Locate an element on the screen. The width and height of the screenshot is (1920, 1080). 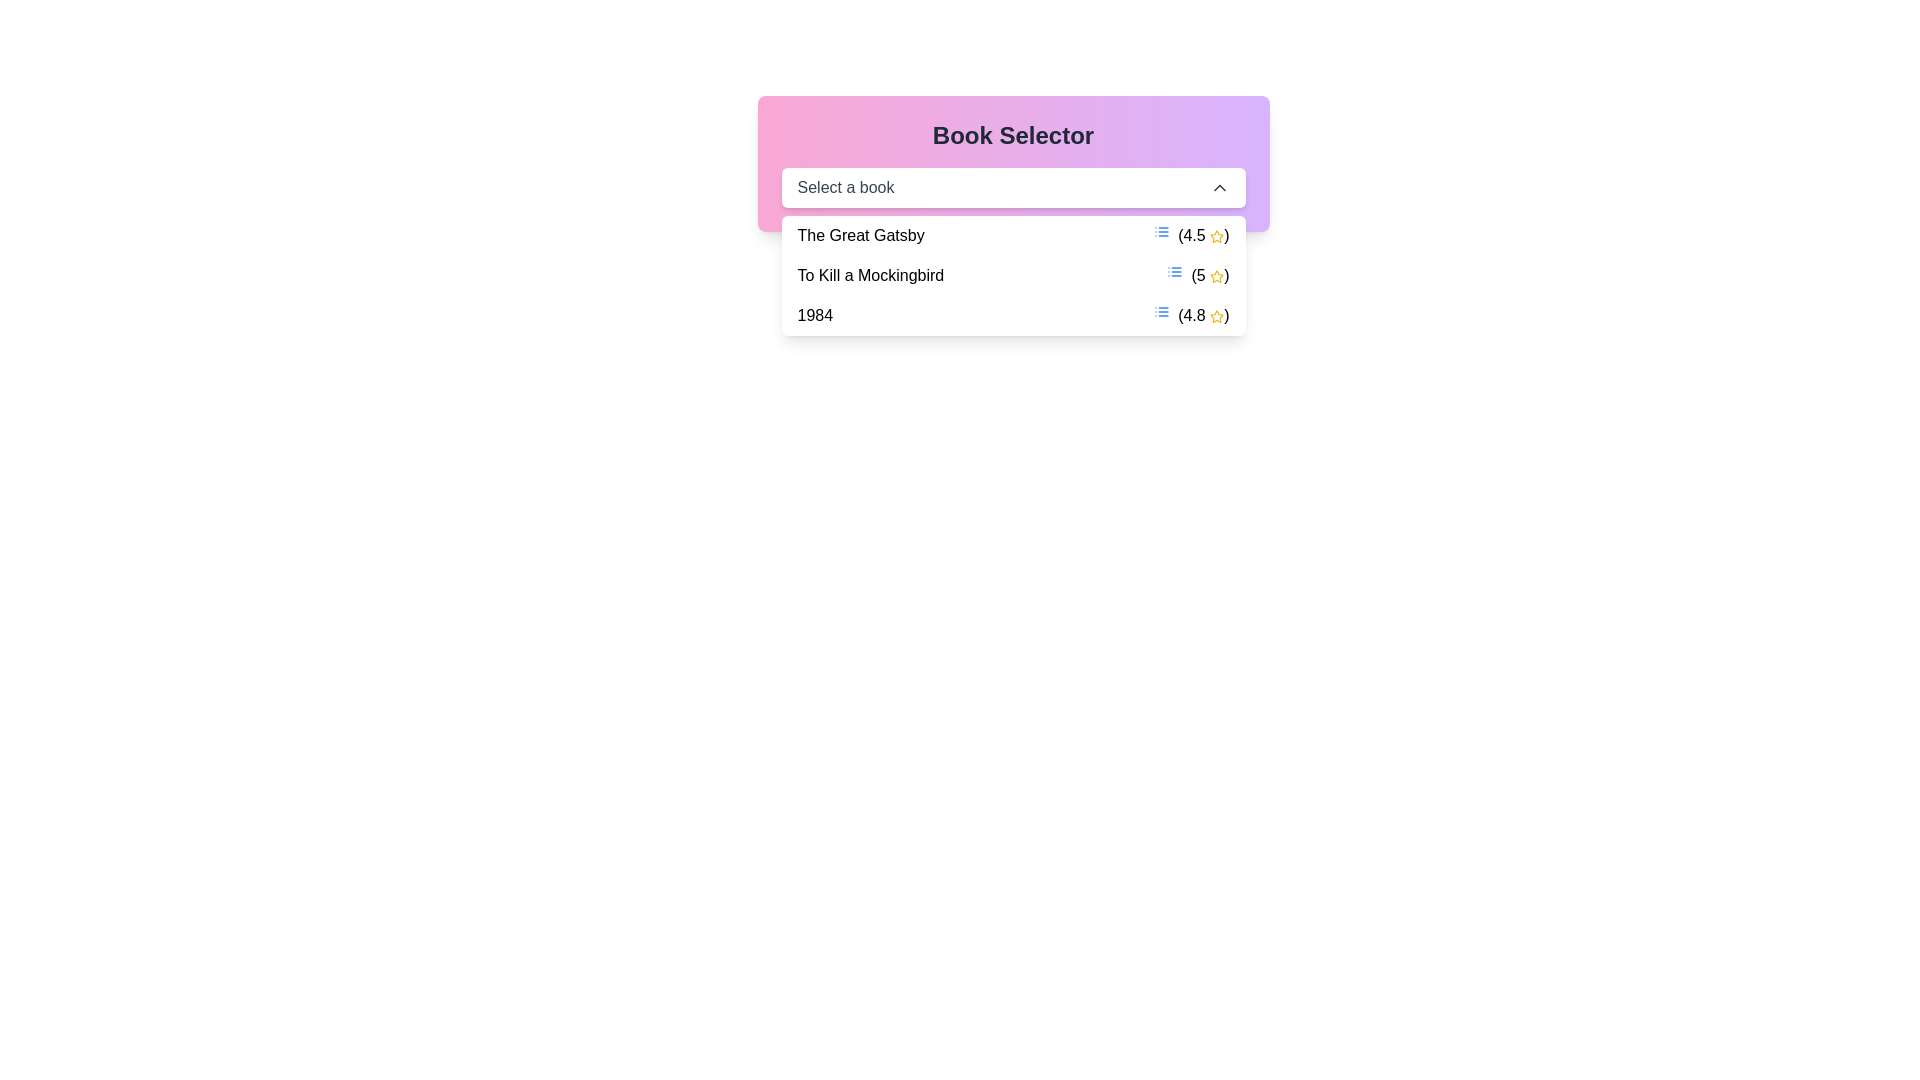
the visual representation of the star rating icon next to the text '4.5' in the first item of the list under the 'Book Selector' dropdown is located at coordinates (1216, 315).